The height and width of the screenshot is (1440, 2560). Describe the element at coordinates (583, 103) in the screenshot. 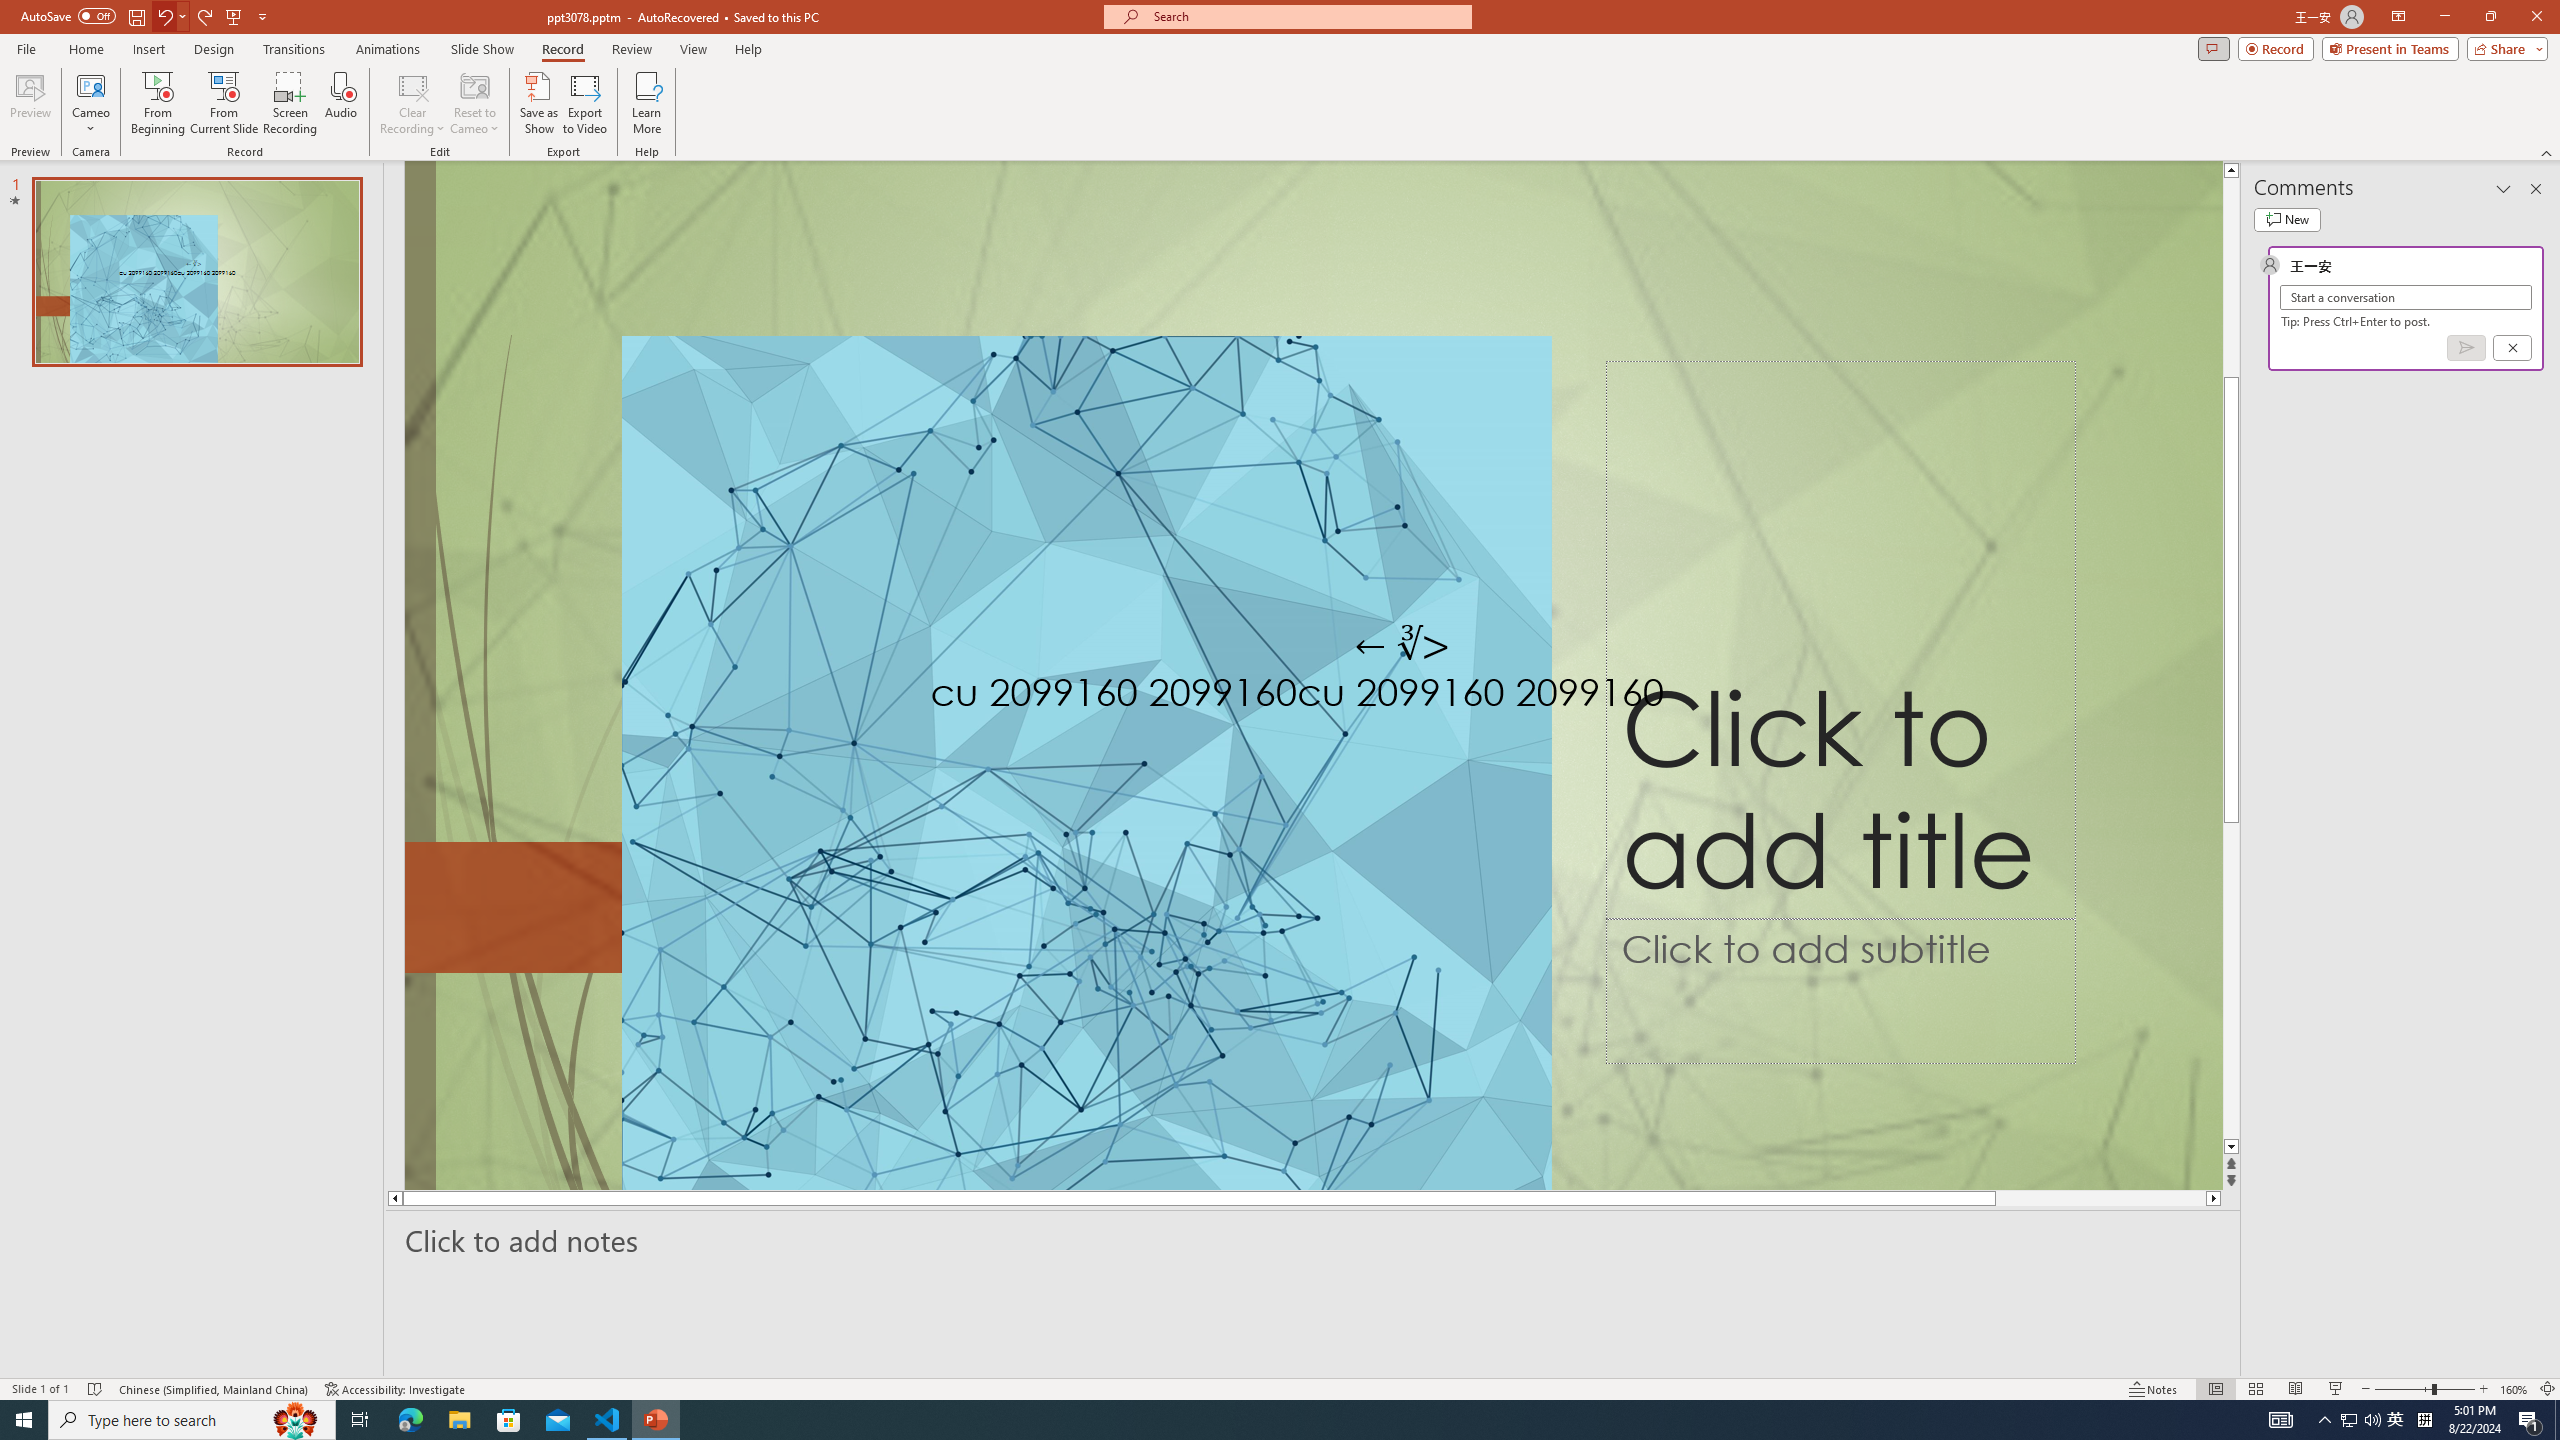

I see `'Export to Video'` at that location.